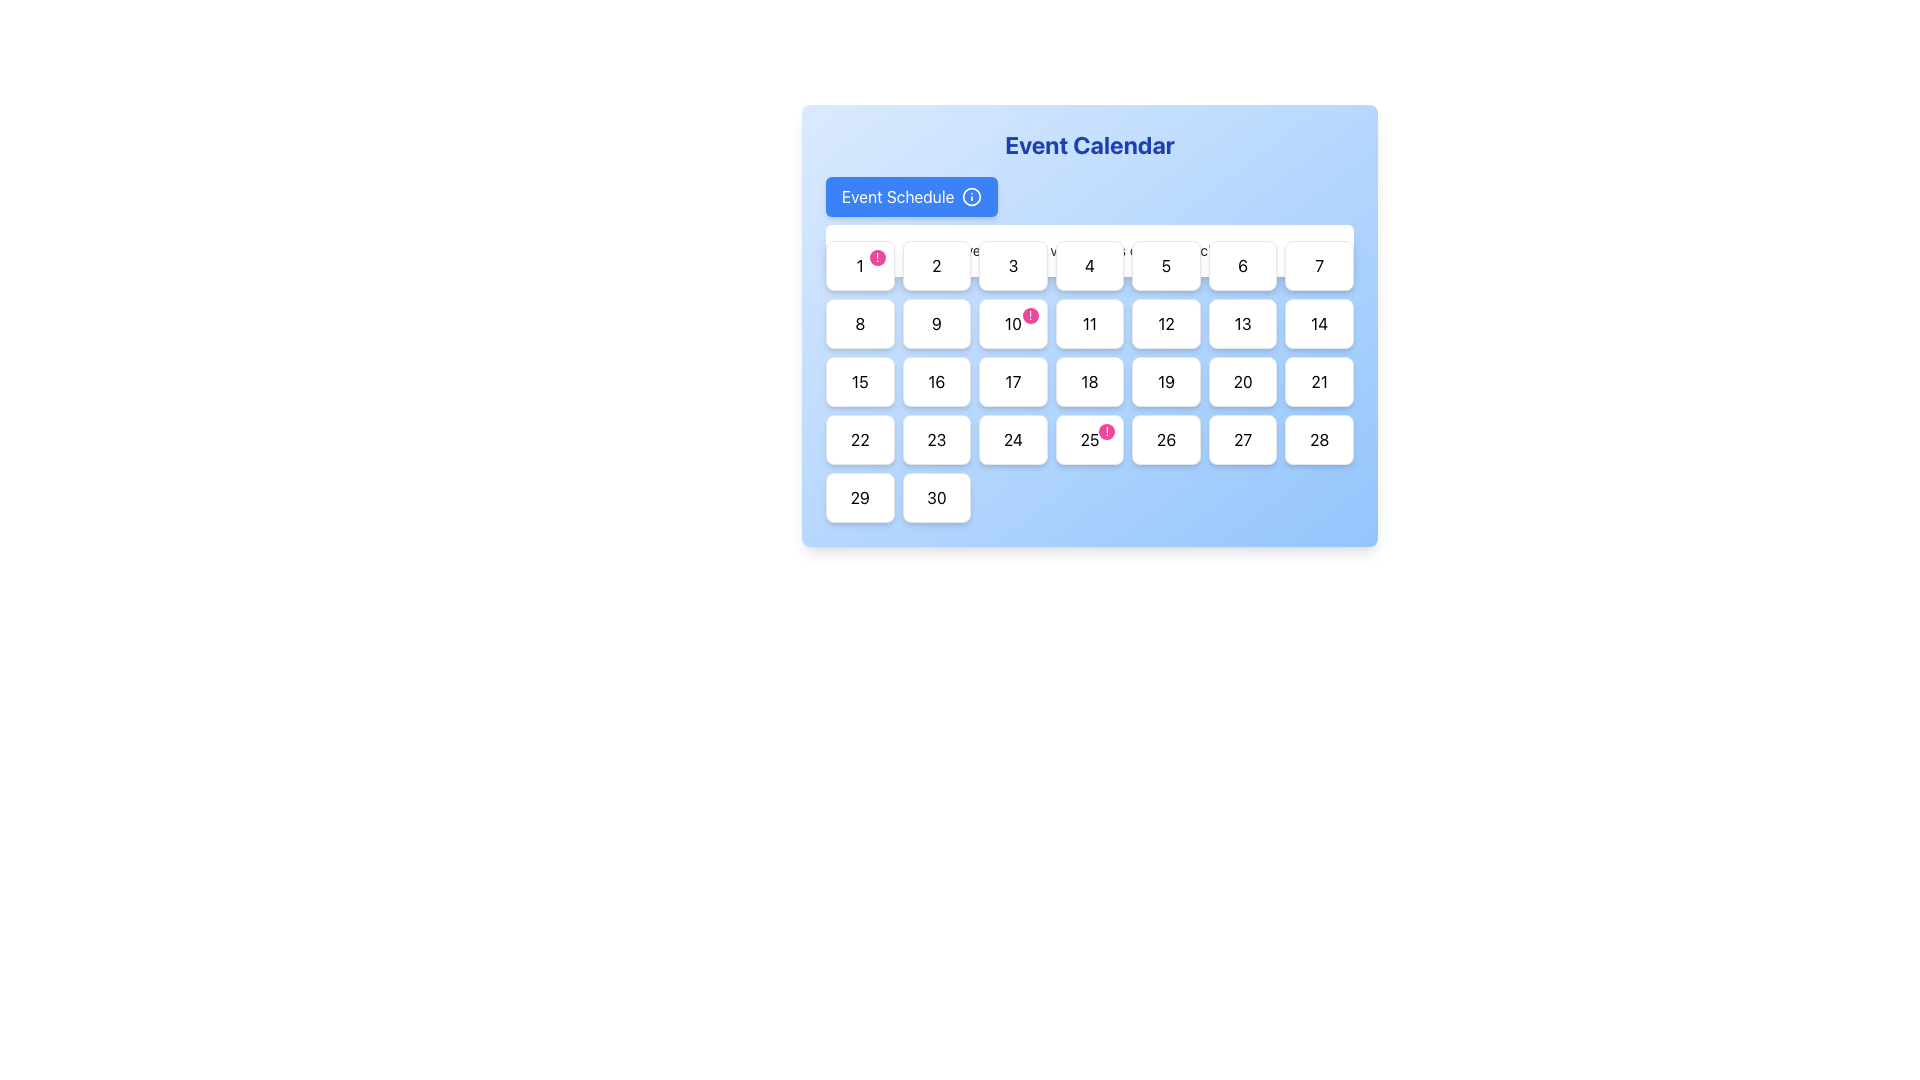  Describe the element at coordinates (1319, 323) in the screenshot. I see `the button representing the 14th day in the calendar grid` at that location.